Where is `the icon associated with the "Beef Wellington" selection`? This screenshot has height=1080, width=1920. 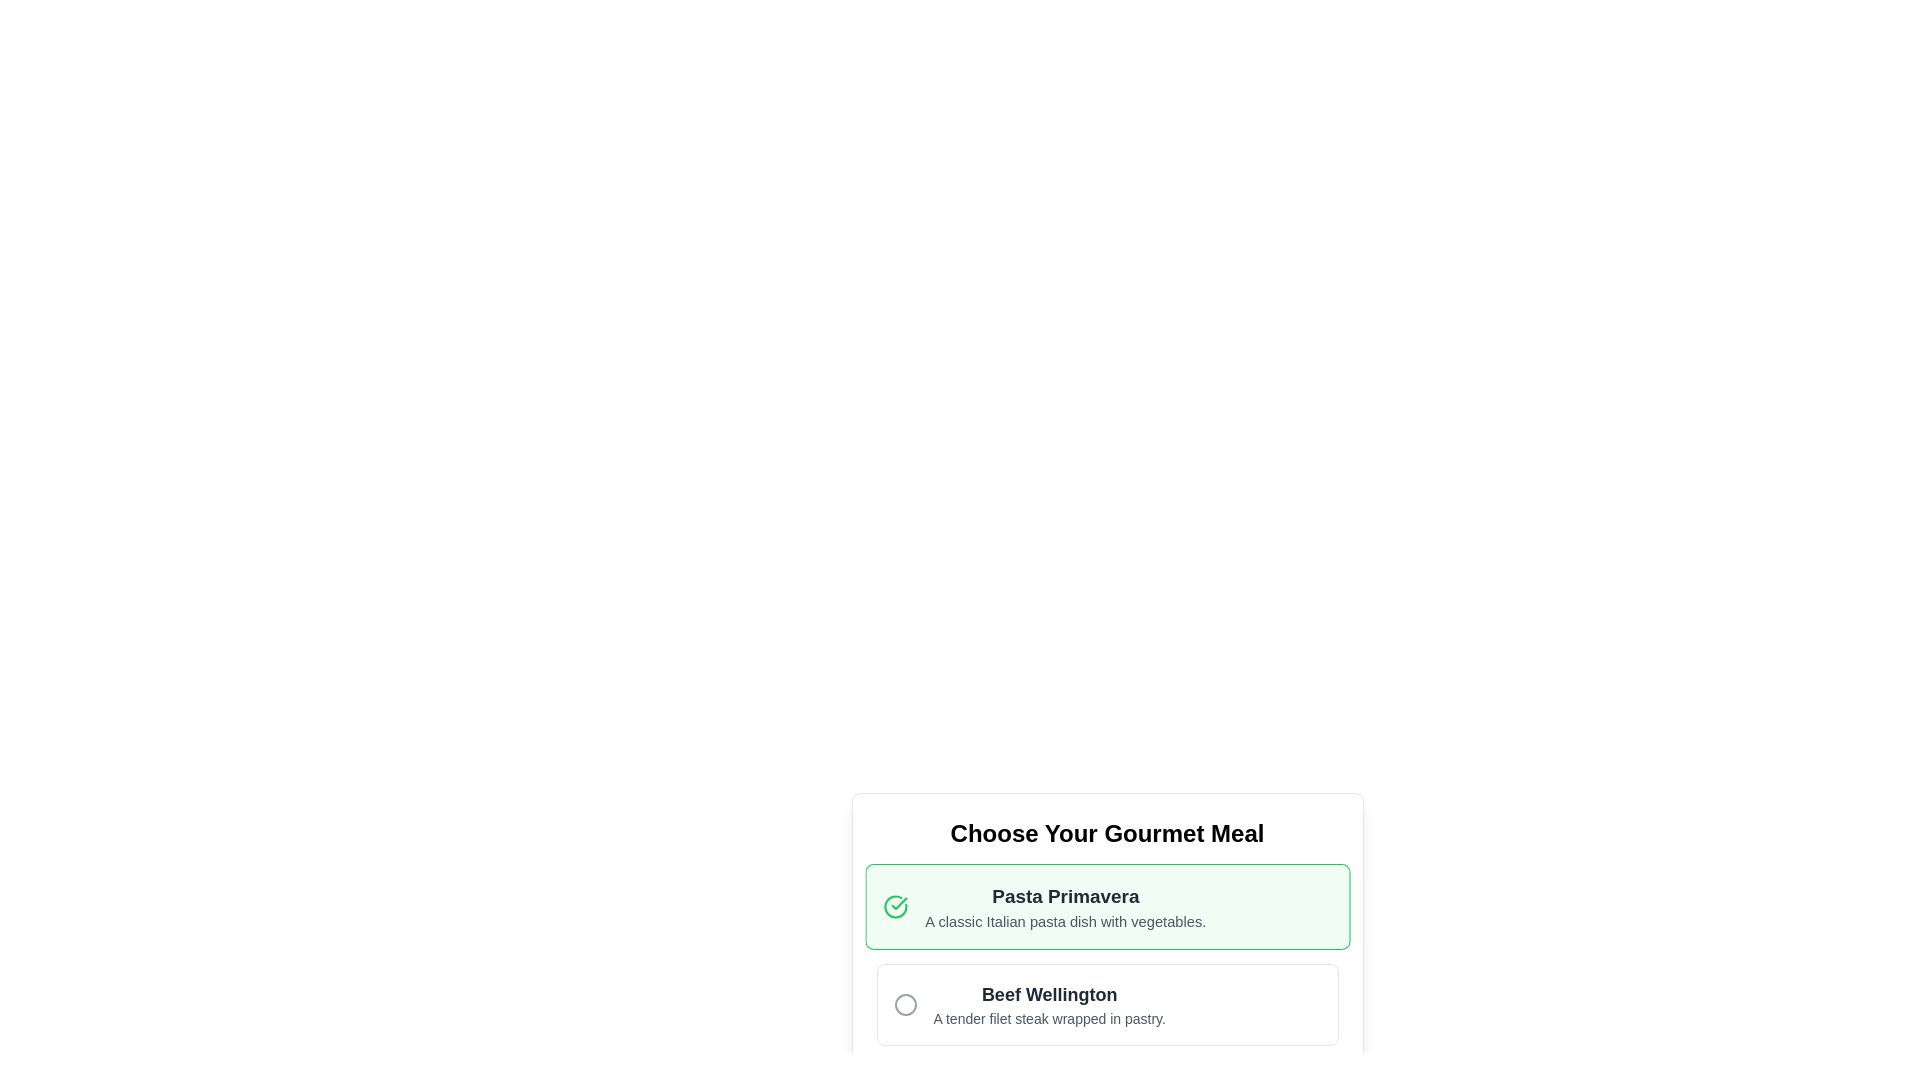 the icon associated with the "Beef Wellington" selection is located at coordinates (904, 1005).